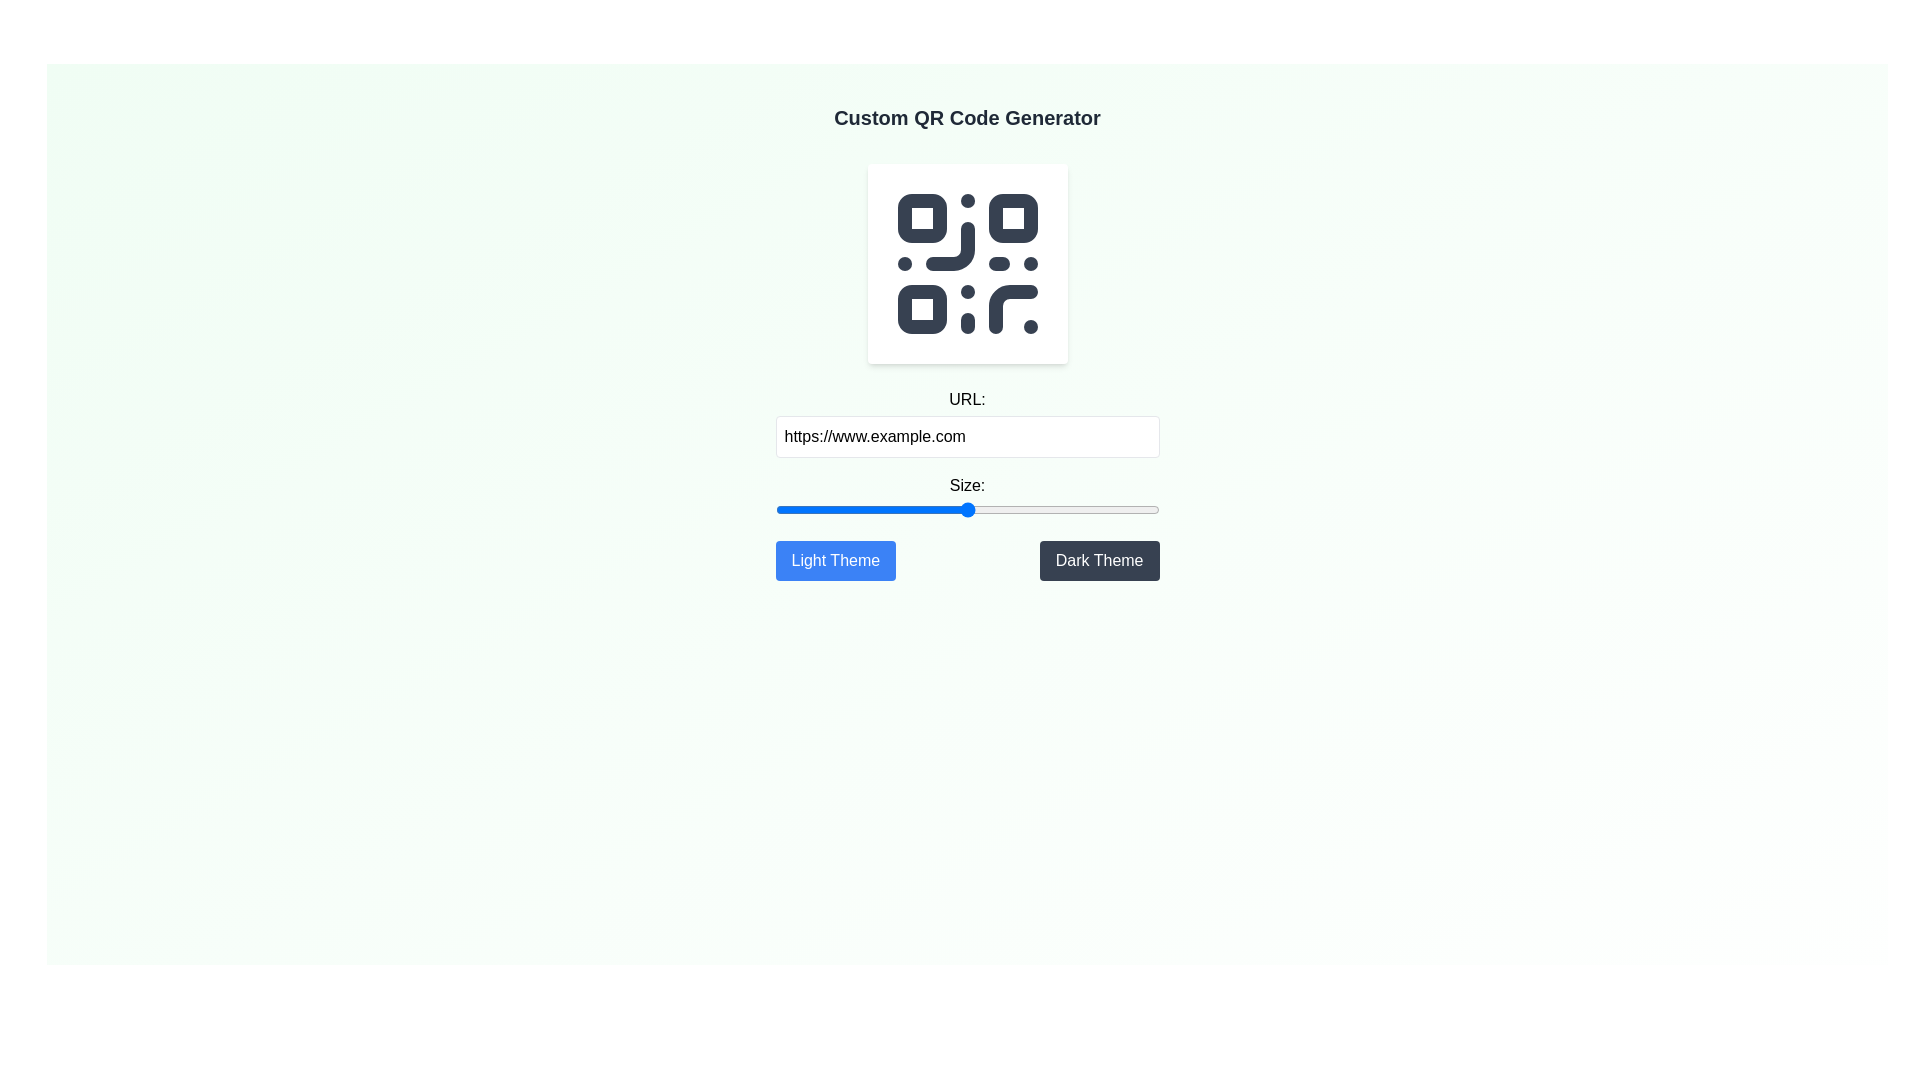 Image resolution: width=1920 pixels, height=1080 pixels. What do you see at coordinates (973, 508) in the screenshot?
I see `the slider` at bounding box center [973, 508].